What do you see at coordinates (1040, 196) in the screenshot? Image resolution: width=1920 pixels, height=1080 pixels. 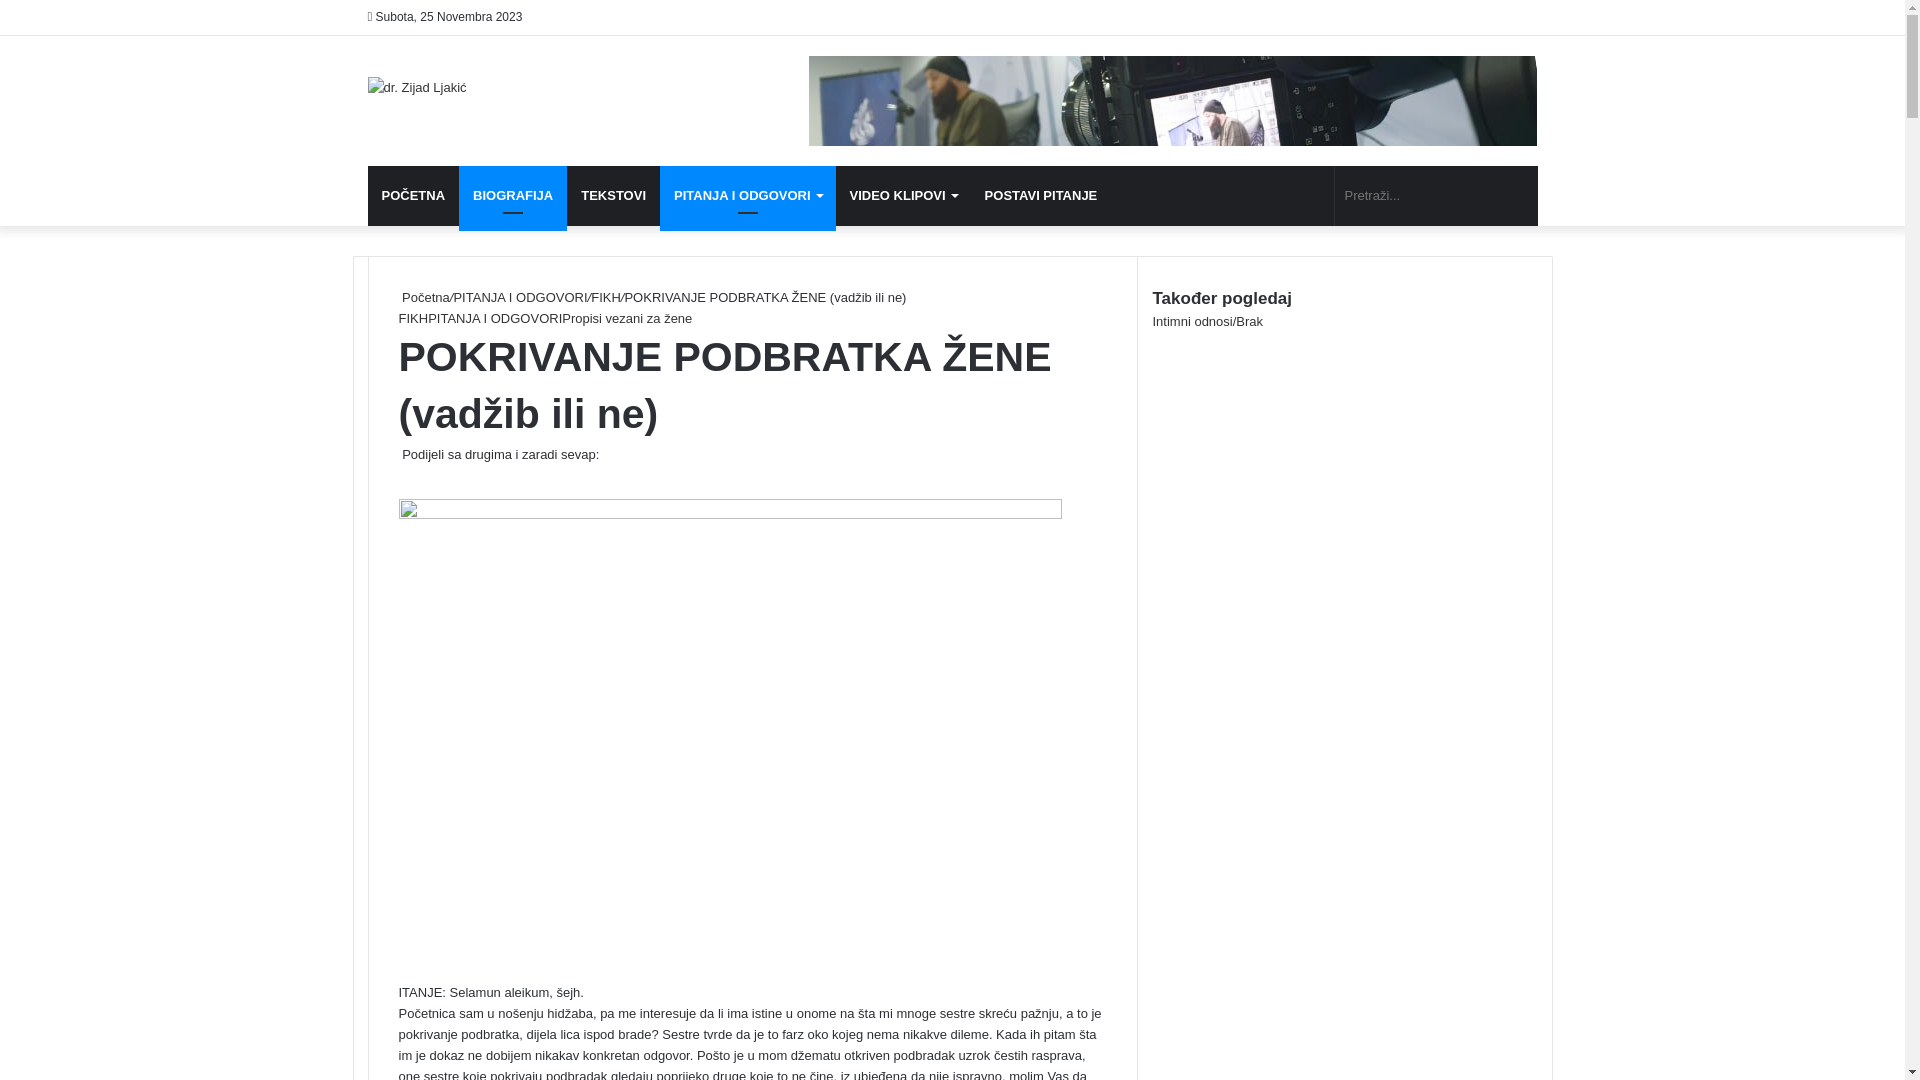 I see `'POSTAVI PITANJE'` at bounding box center [1040, 196].